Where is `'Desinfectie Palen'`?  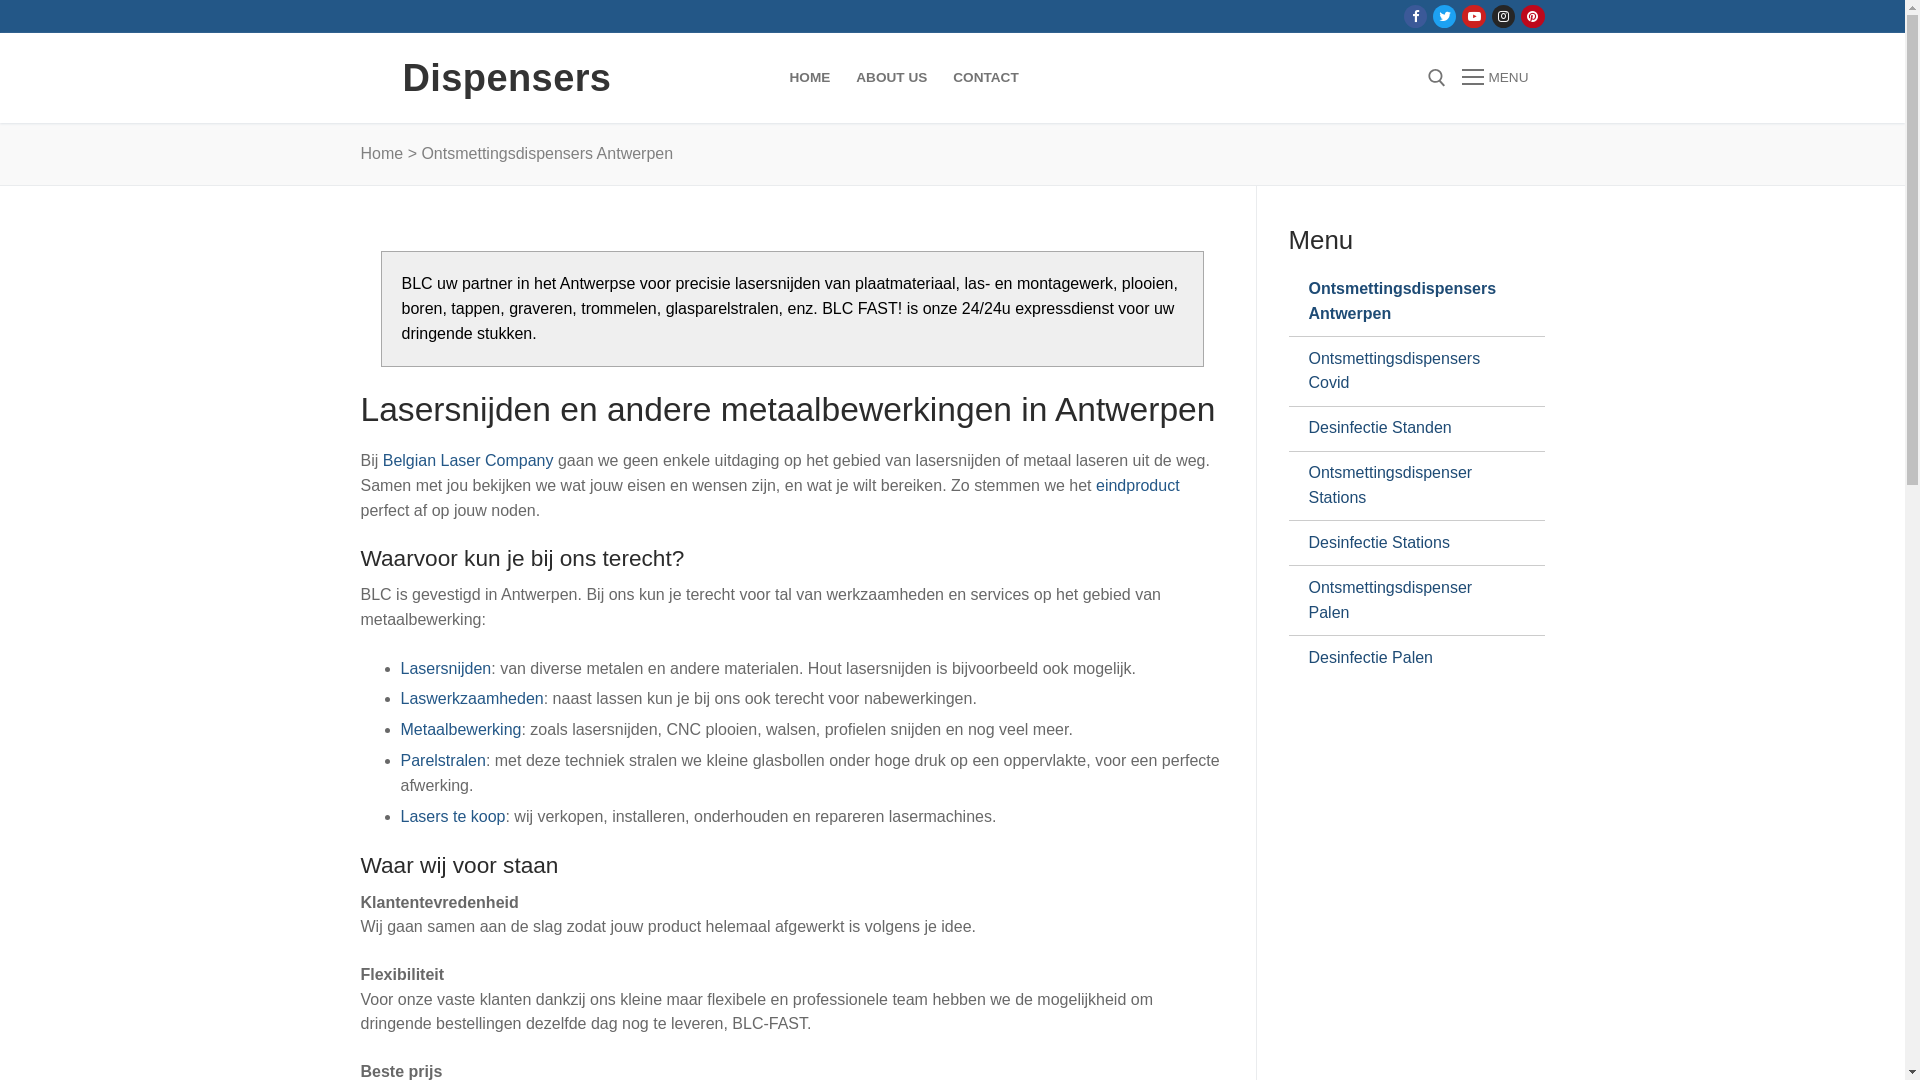
'Desinfectie Palen' is located at coordinates (1406, 658).